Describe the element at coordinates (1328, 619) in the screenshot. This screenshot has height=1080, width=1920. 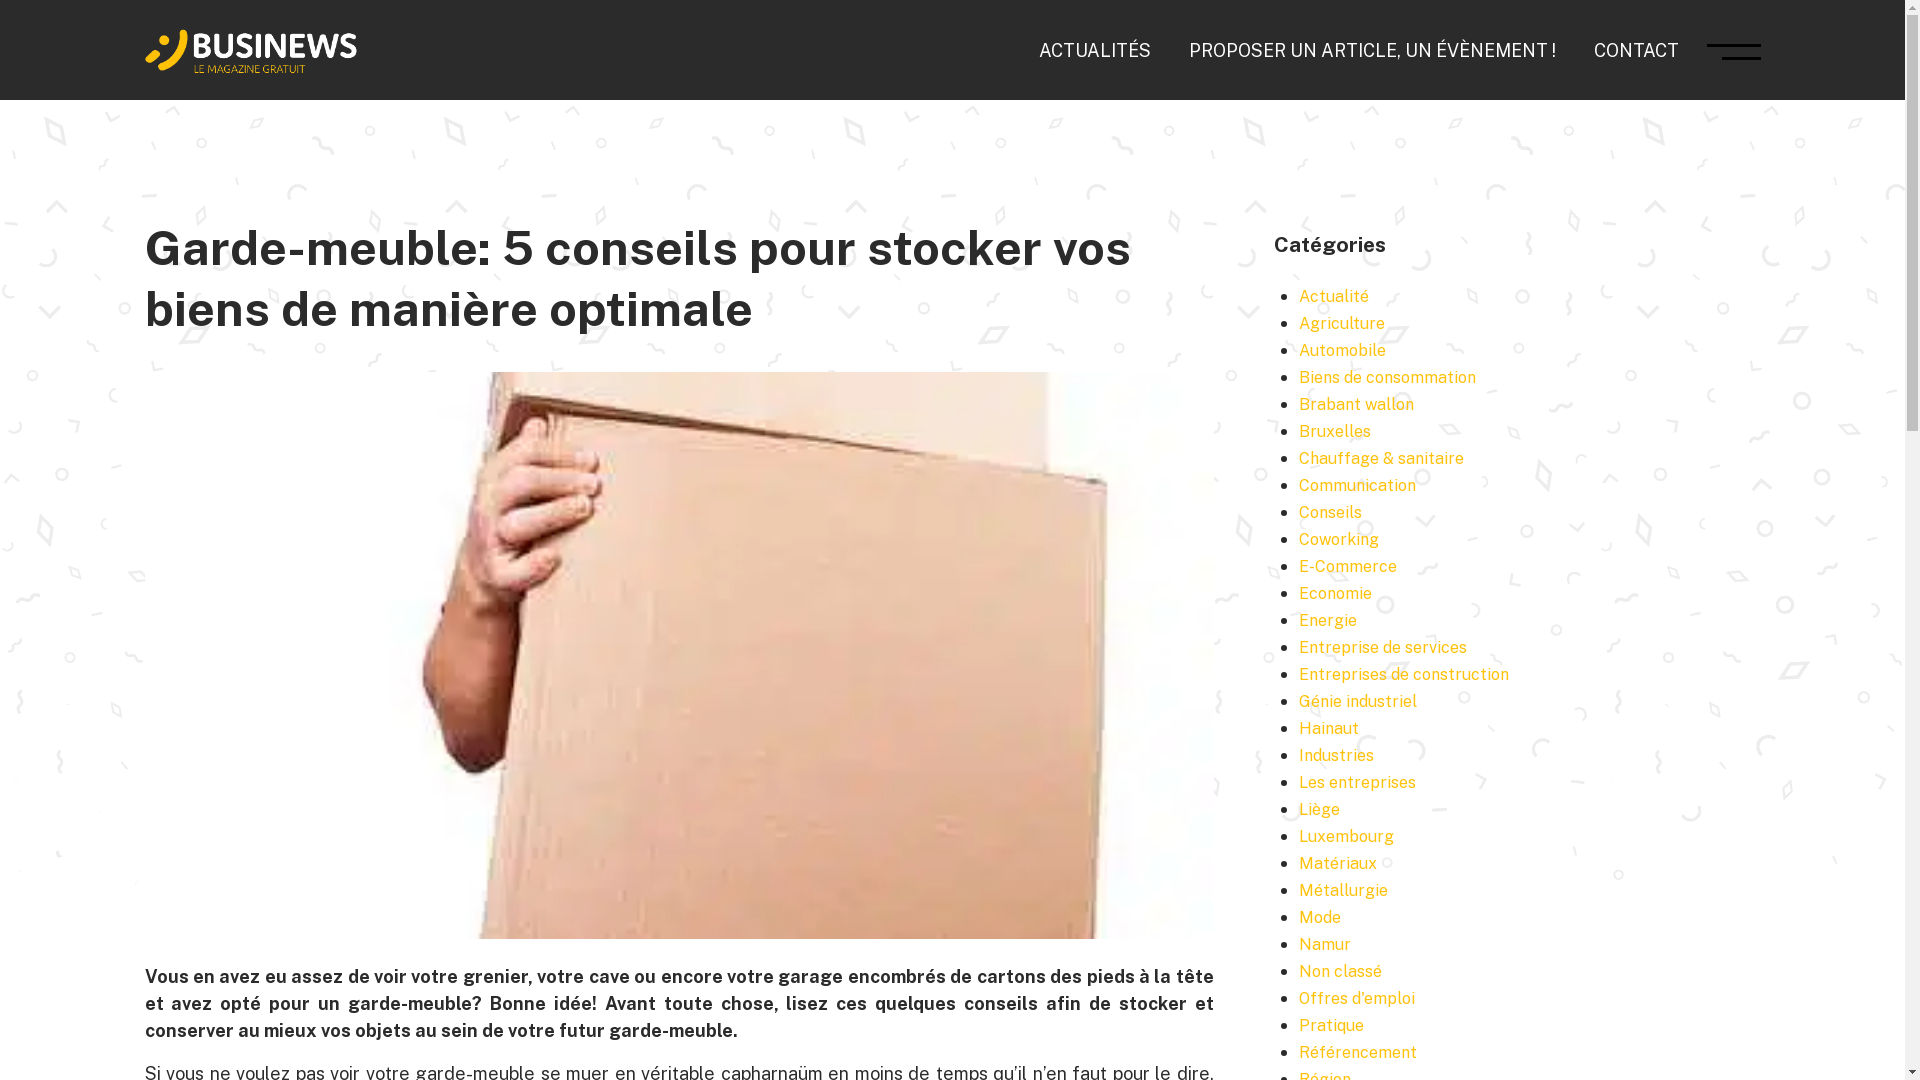
I see `'Energie'` at that location.